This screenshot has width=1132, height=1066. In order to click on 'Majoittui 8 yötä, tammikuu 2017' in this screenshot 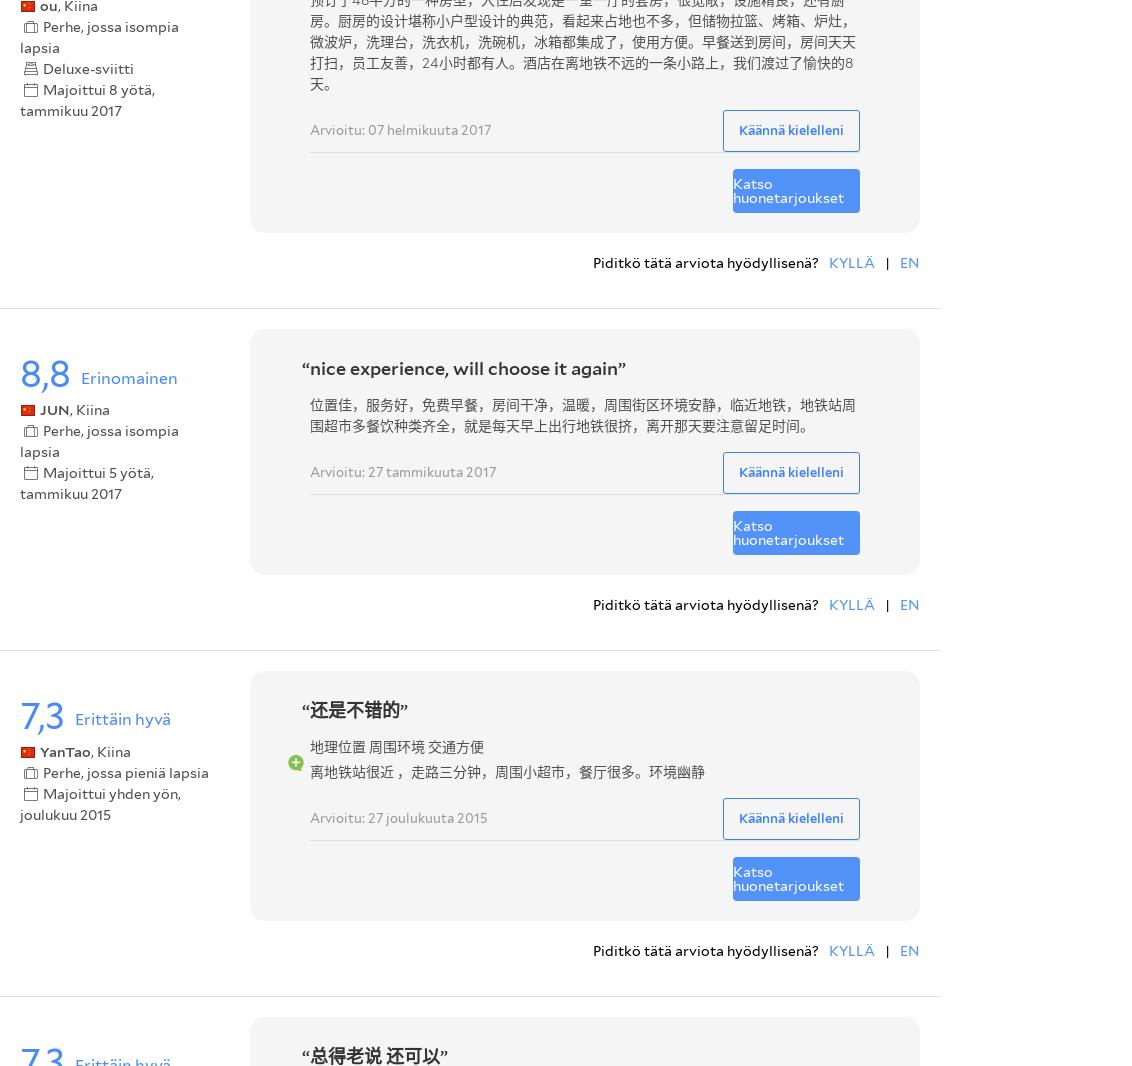, I will do `click(87, 98)`.